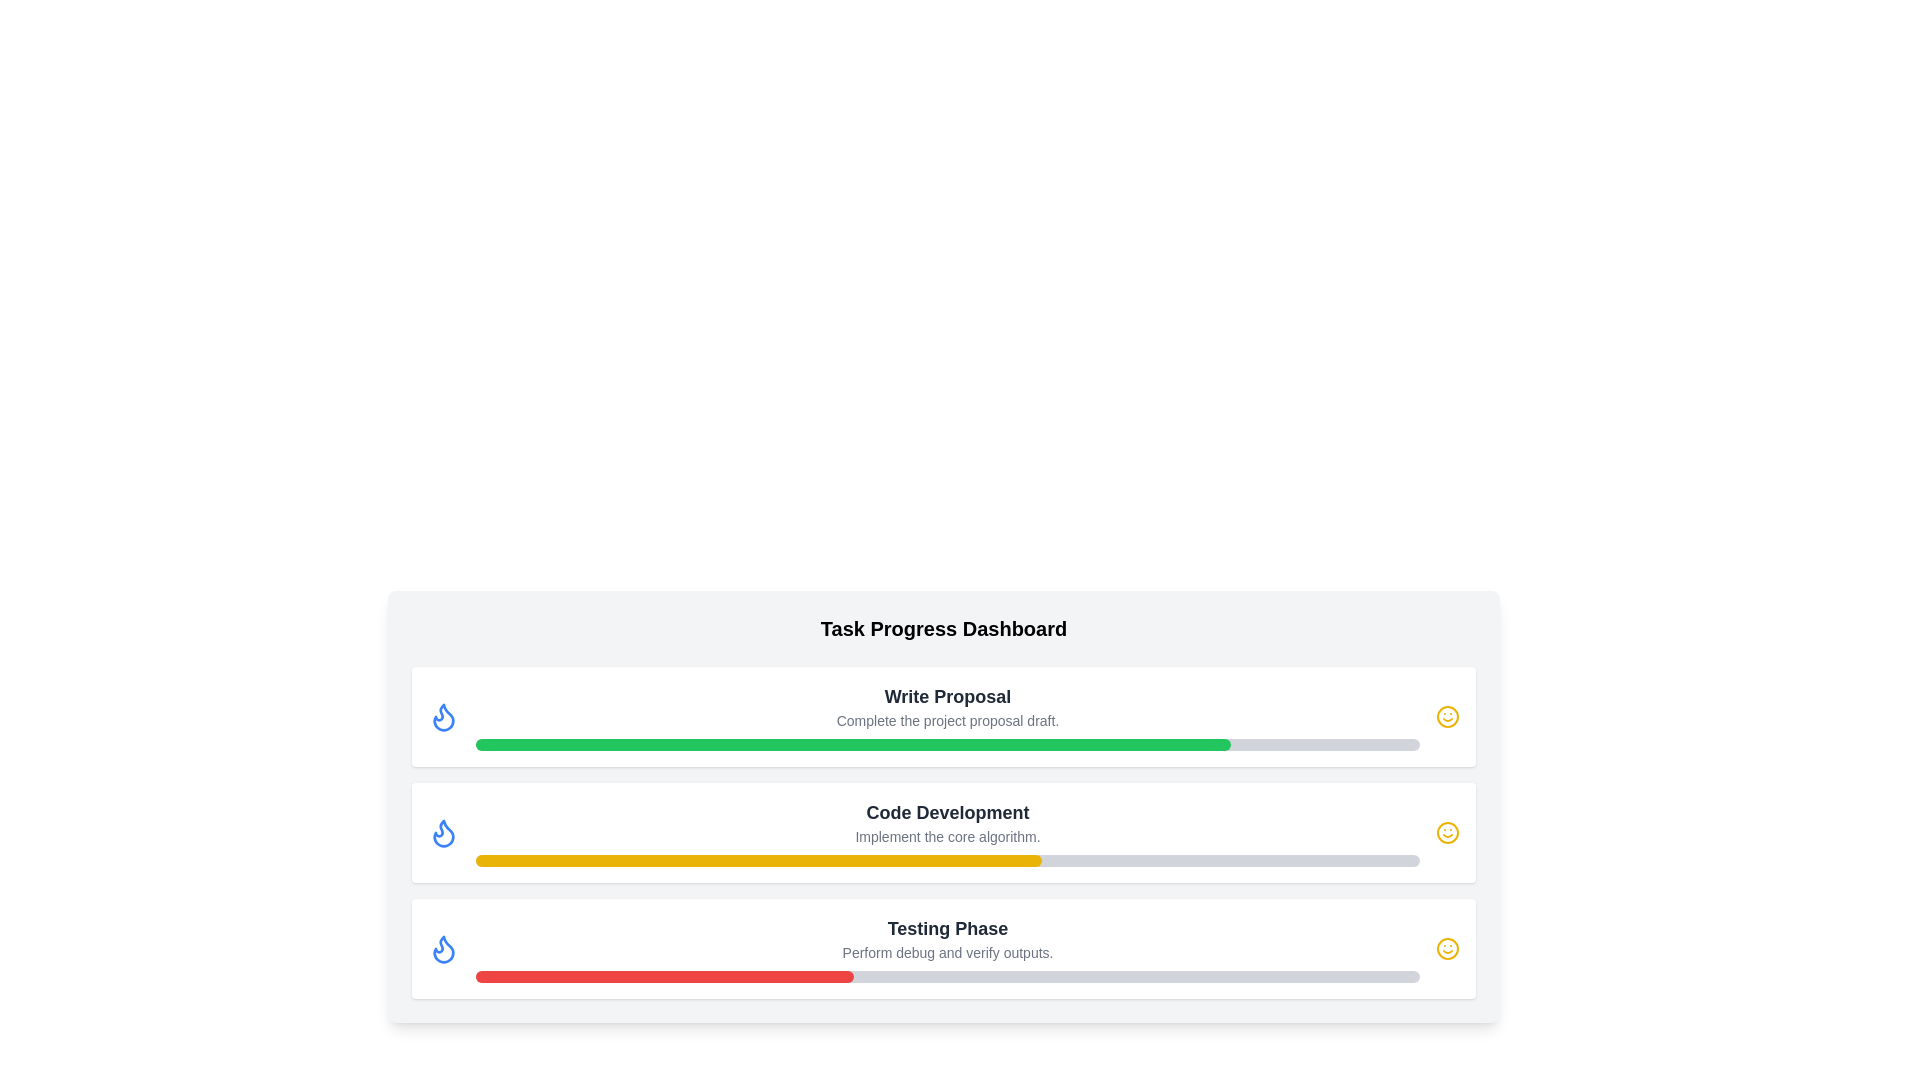 The height and width of the screenshot is (1080, 1920). I want to click on the design of the small blue flame icon located on the left side of the 'Testing Phase' card, which is the bottommost card in the stack, so click(443, 947).